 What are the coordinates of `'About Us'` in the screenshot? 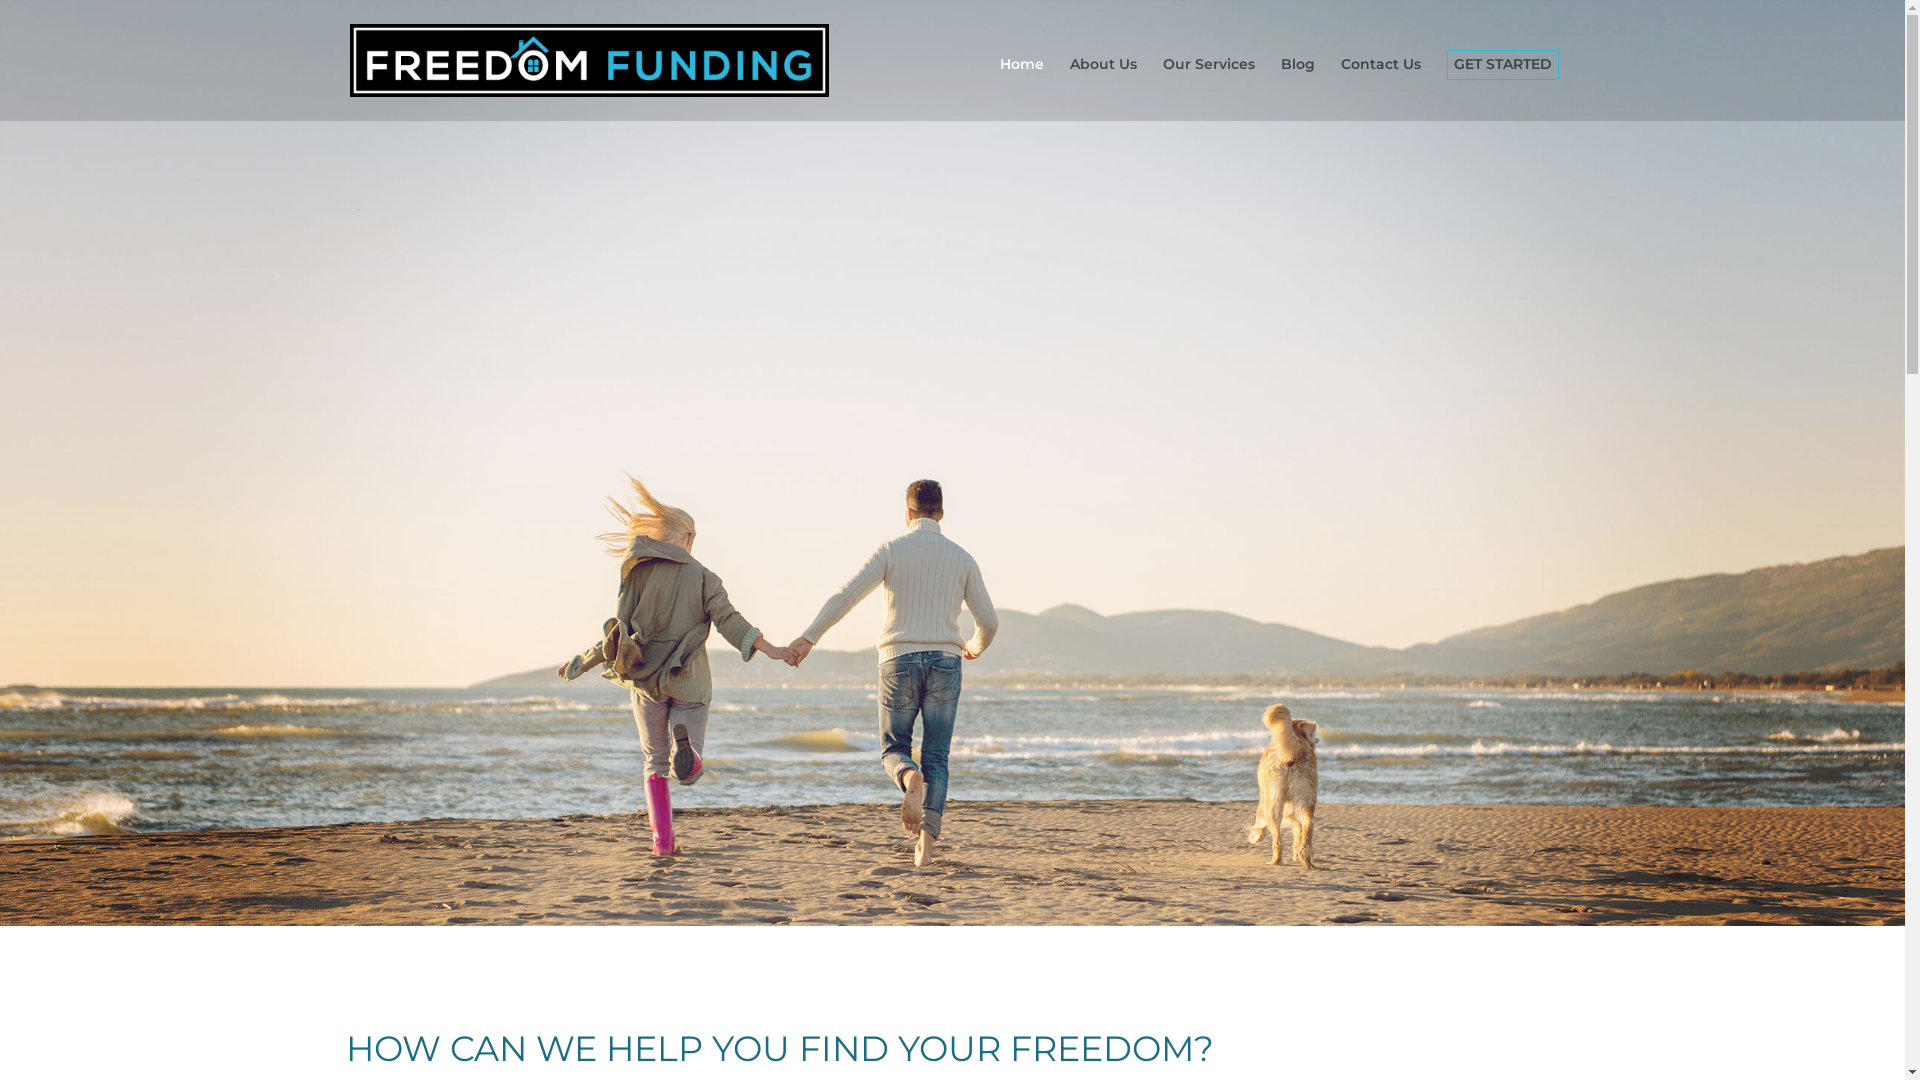 It's located at (1102, 87).